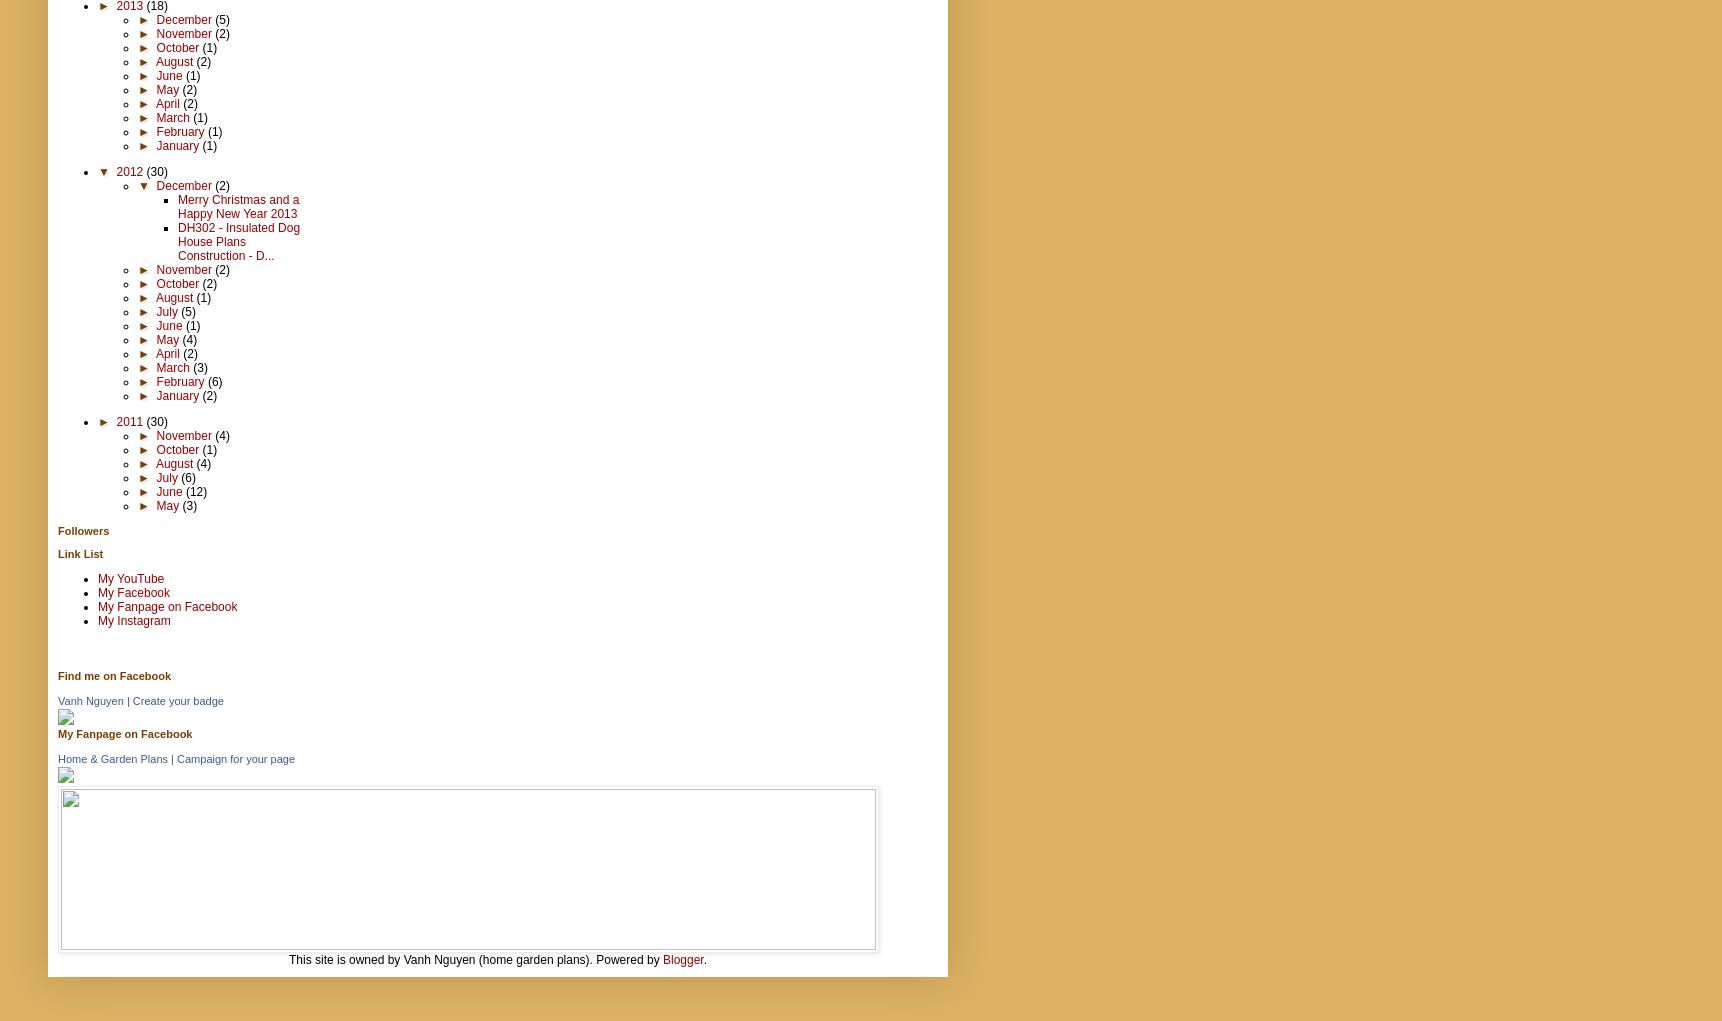 The width and height of the screenshot is (1722, 1021). What do you see at coordinates (234, 759) in the screenshot?
I see `'Campaign for your page'` at bounding box center [234, 759].